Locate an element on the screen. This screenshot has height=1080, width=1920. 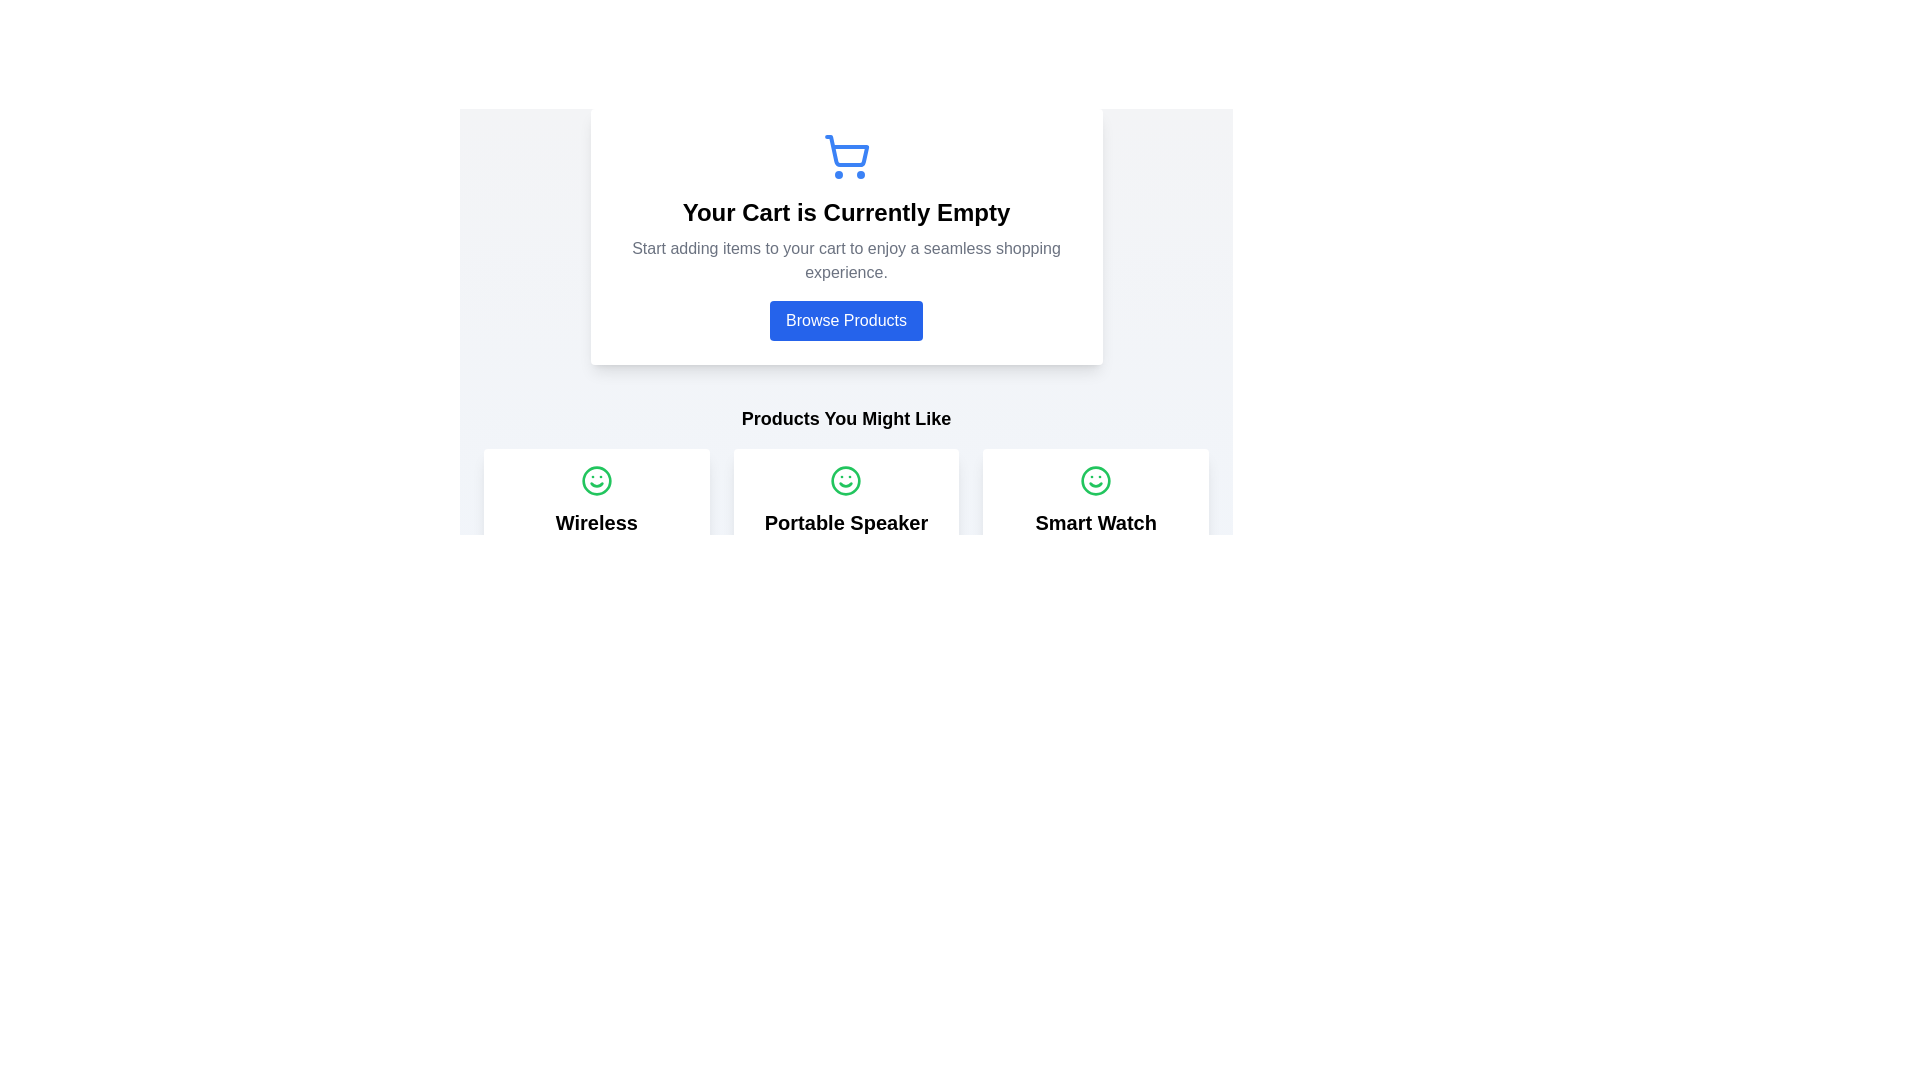
the green circular outline decorative graphic element located at the center of the smiley face icon associated with 'Portable Speaker' is located at coordinates (846, 481).